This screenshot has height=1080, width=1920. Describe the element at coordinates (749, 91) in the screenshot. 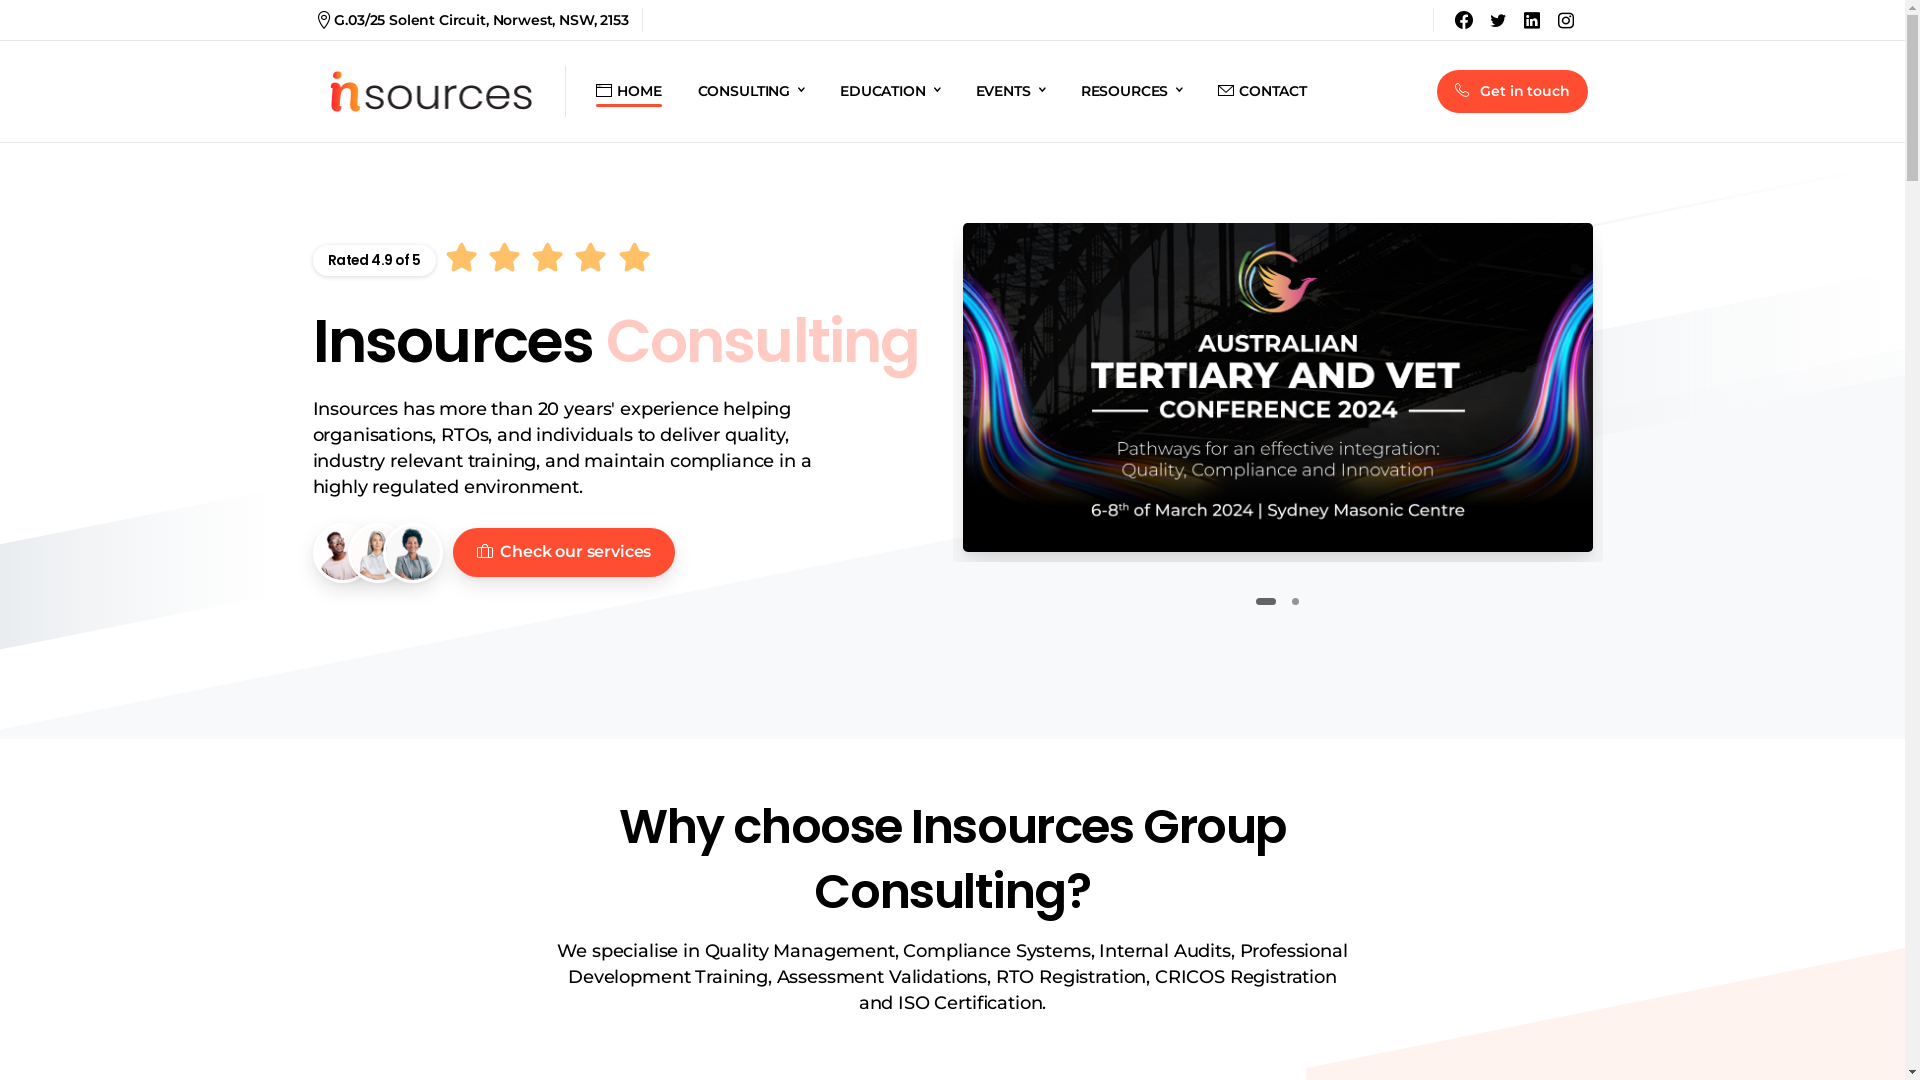

I see `'CONSULTING'` at that location.